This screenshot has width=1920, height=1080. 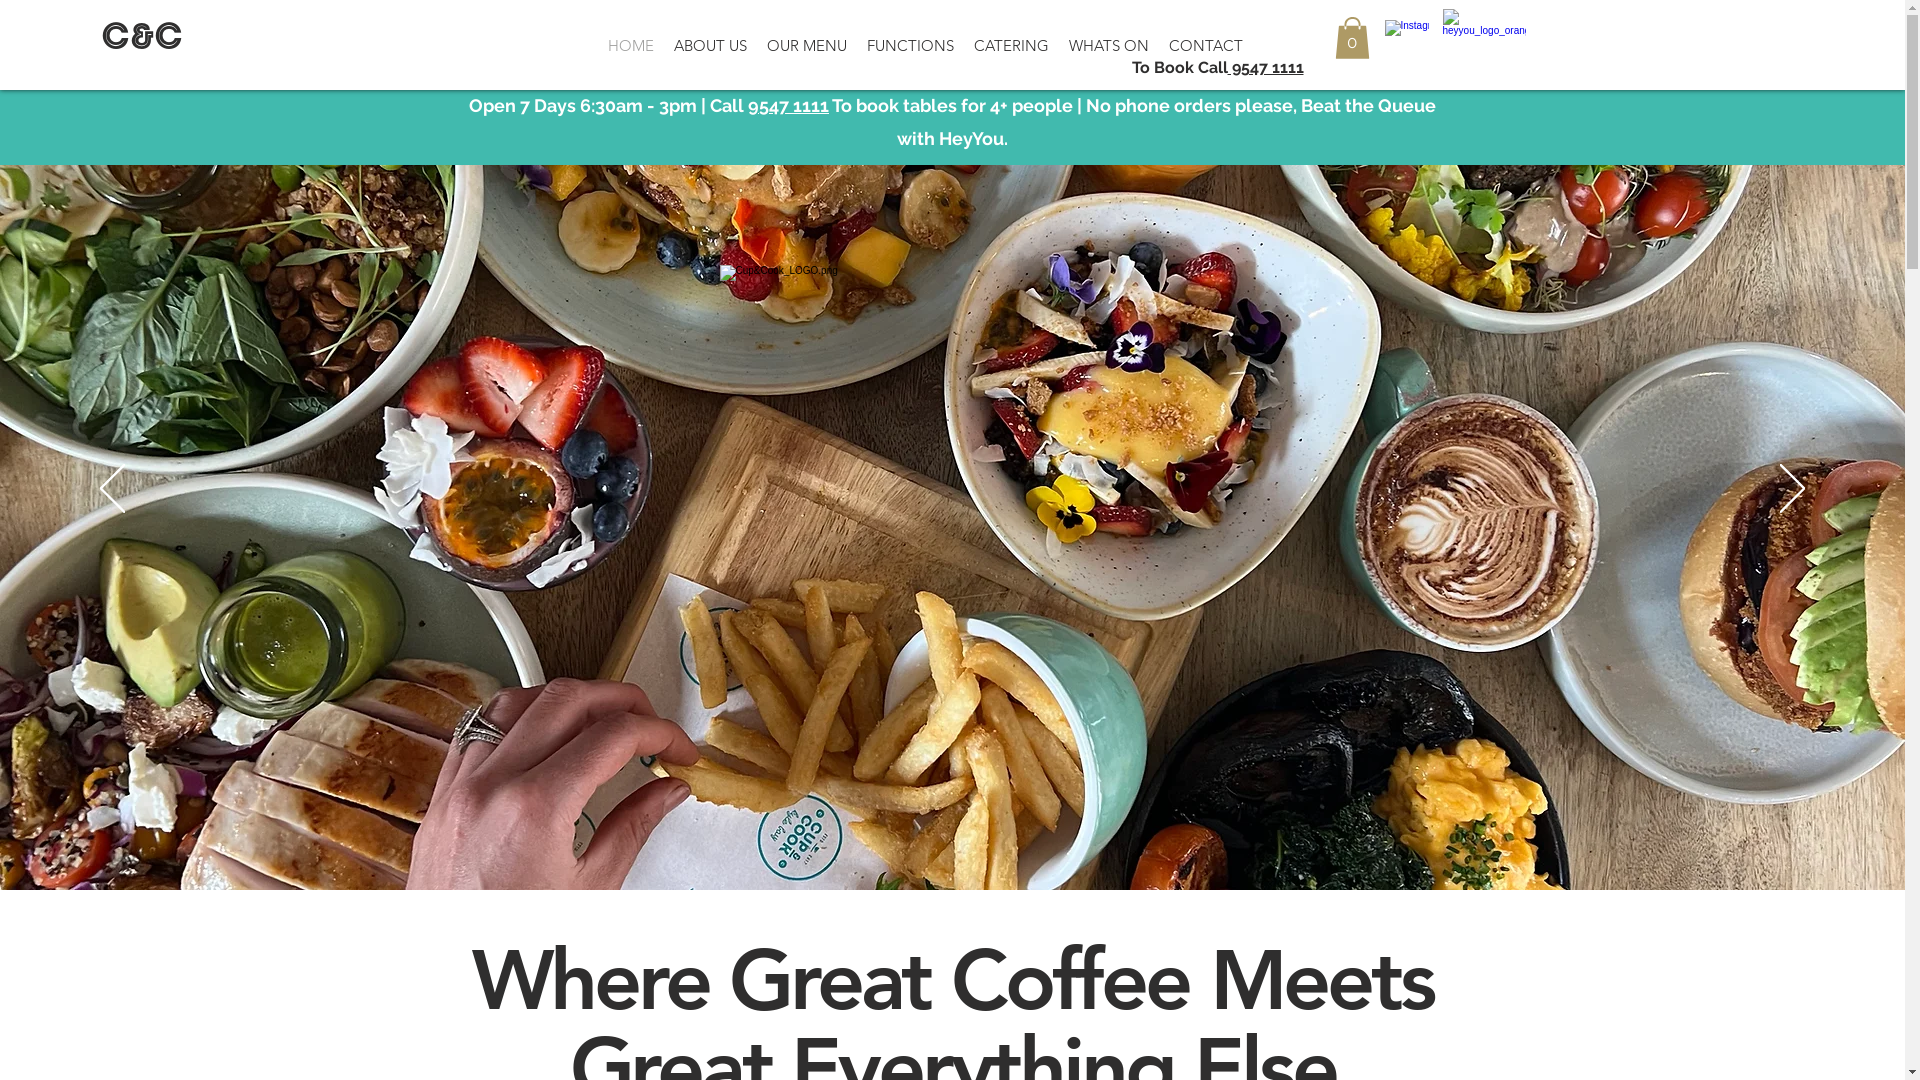 I want to click on 'C&C', so click(x=141, y=39).